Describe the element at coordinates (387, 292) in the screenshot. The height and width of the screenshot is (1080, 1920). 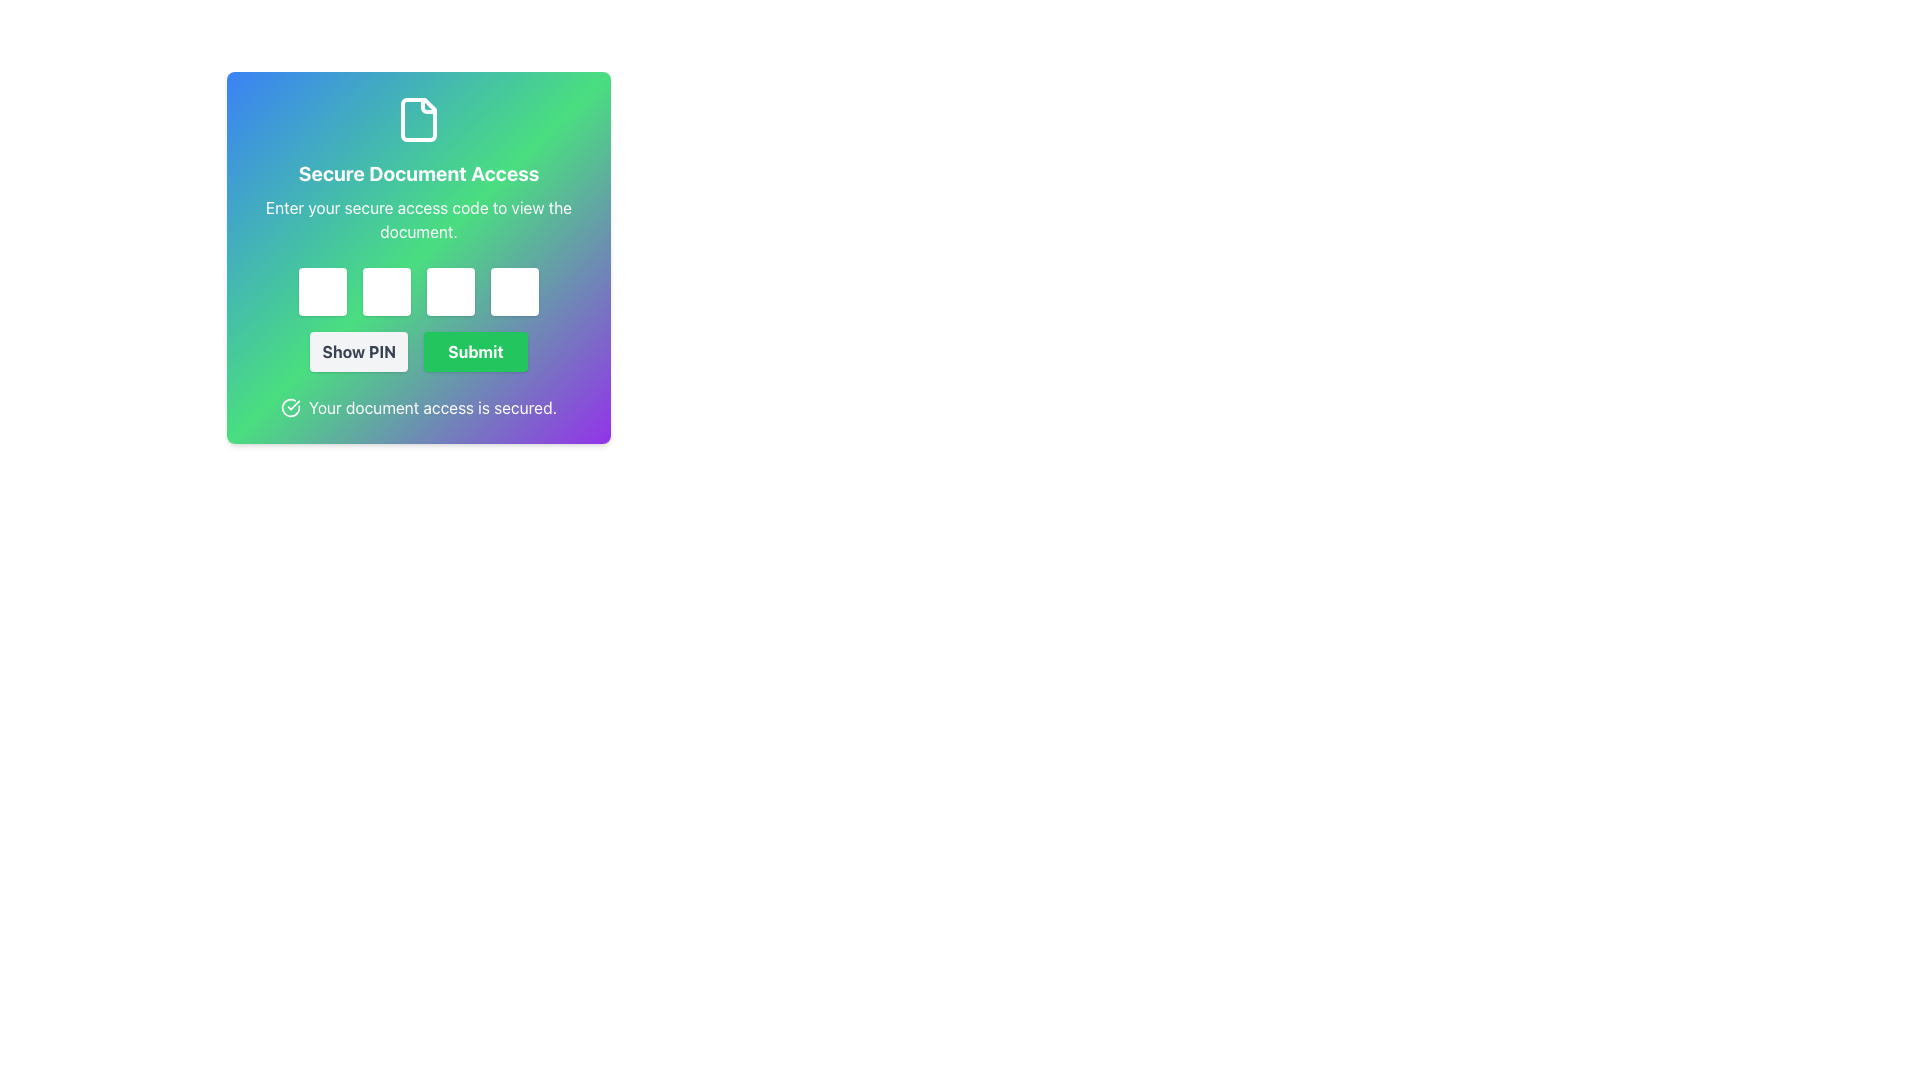
I see `the second password input field located in the top center of the card interface, which is part of a multi-field secure input mechanism` at that location.